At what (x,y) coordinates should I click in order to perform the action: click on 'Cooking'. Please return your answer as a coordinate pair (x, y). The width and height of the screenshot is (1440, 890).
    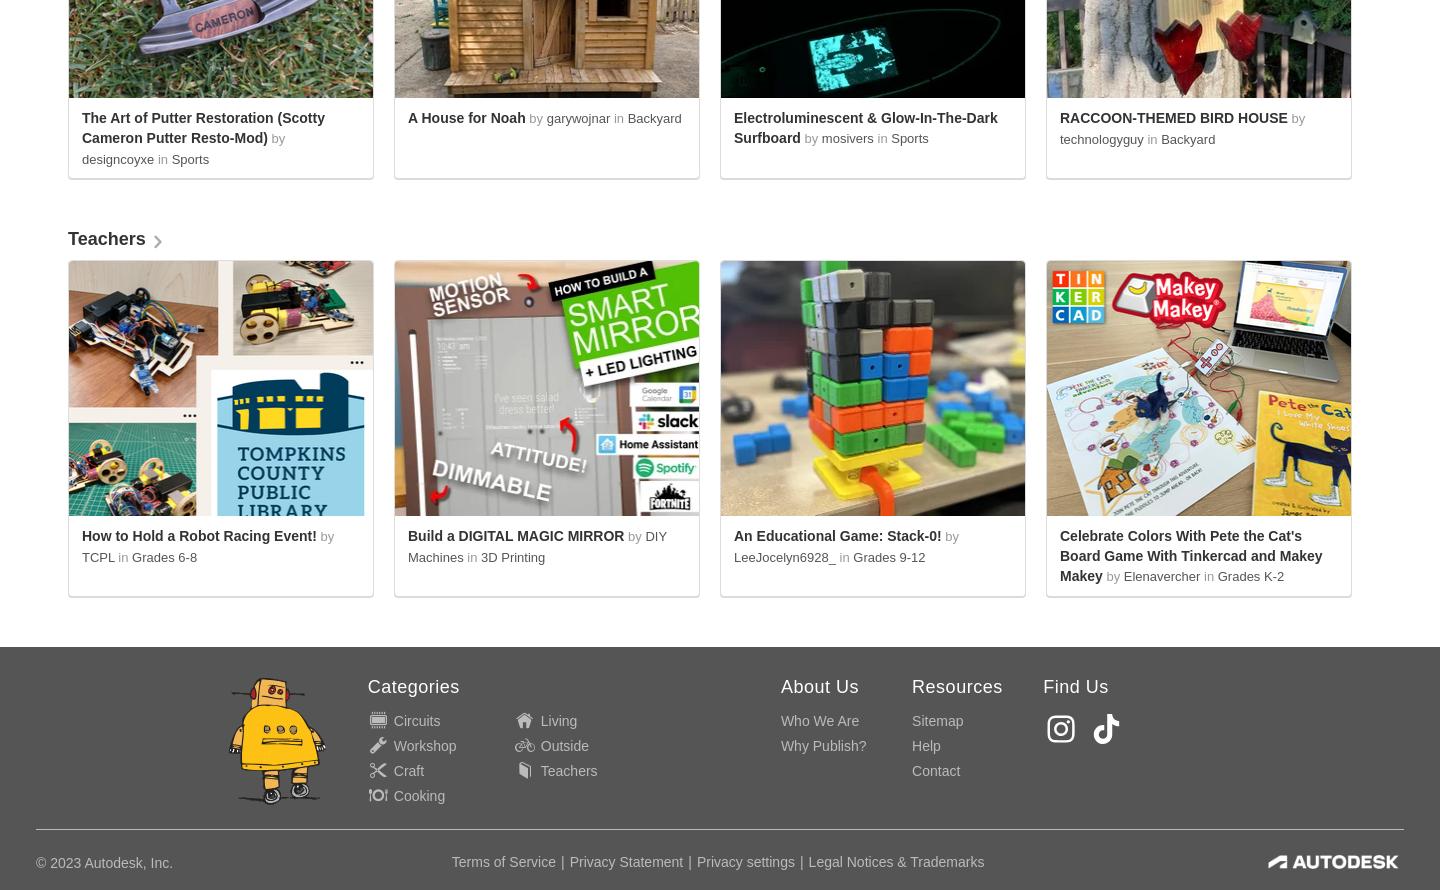
    Looking at the image, I should click on (418, 796).